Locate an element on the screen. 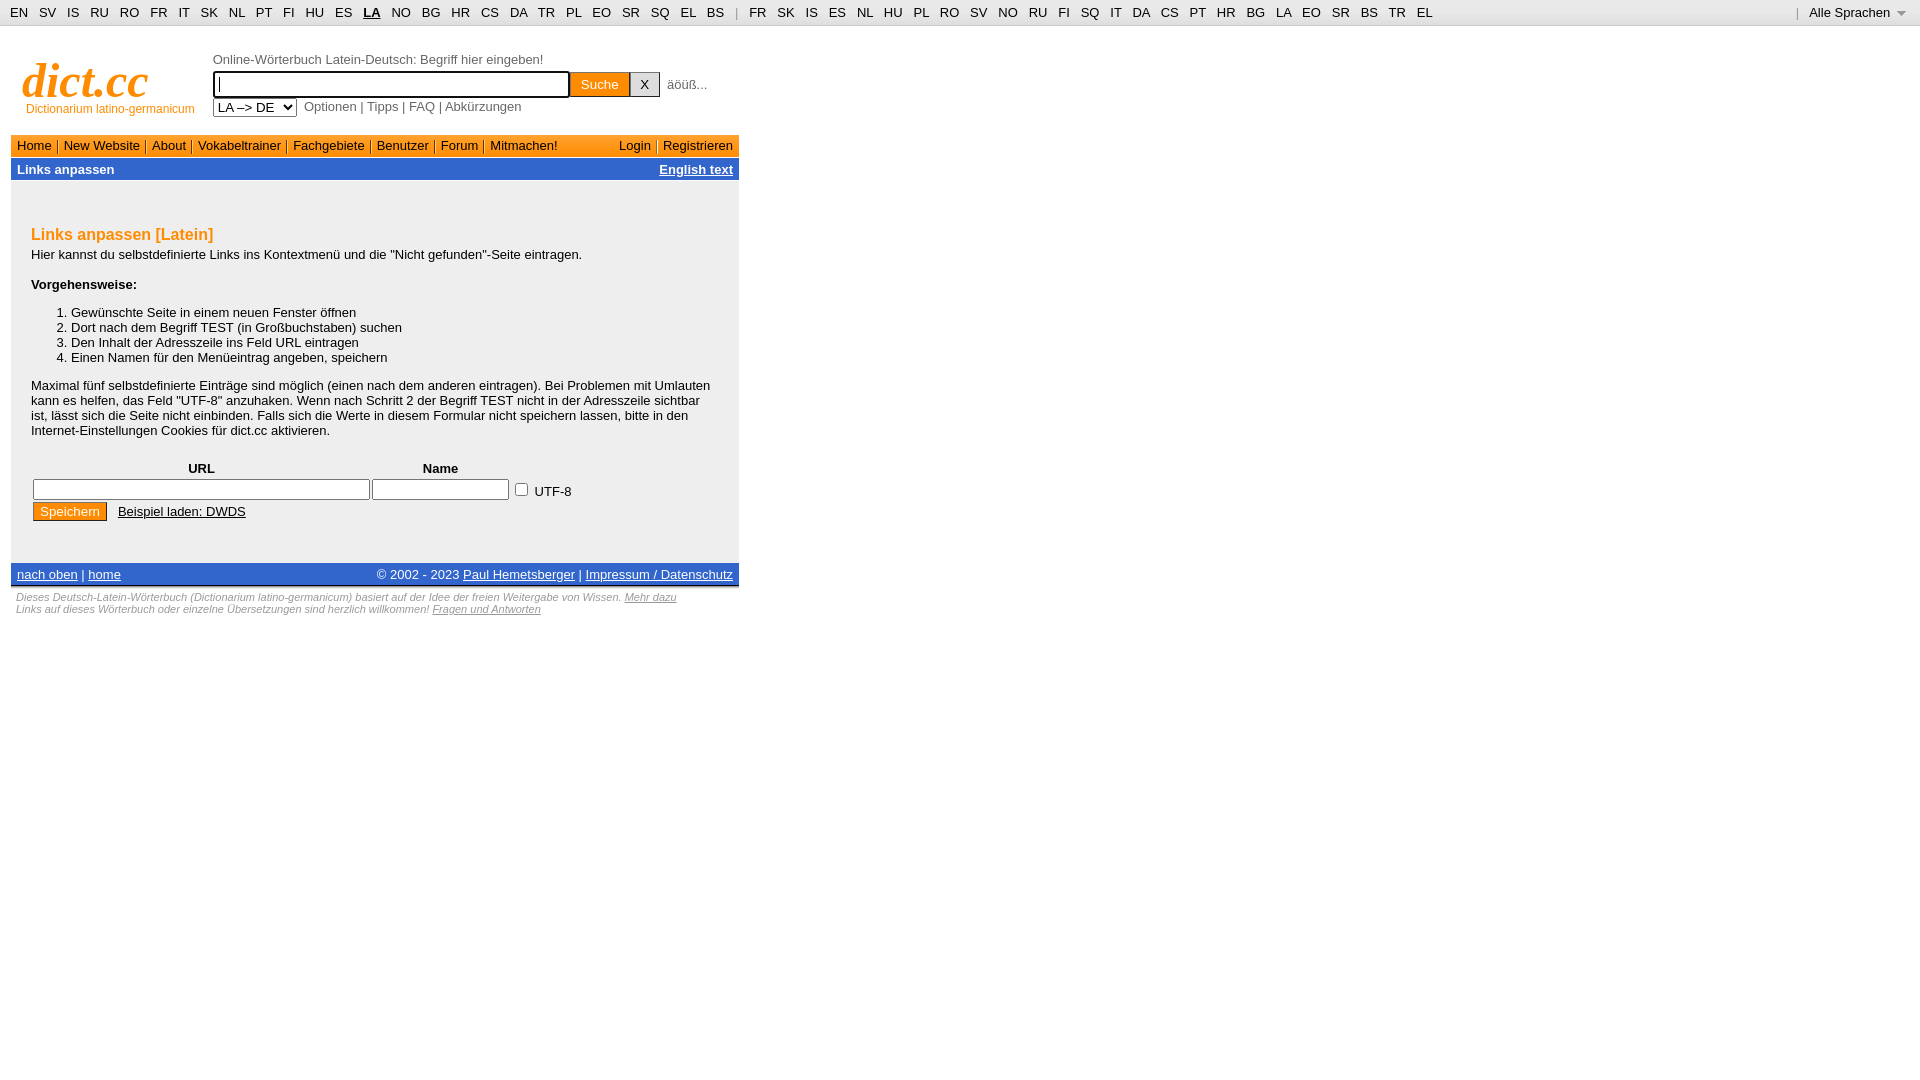 The image size is (1920, 1080). 'CS' is located at coordinates (1170, 12).